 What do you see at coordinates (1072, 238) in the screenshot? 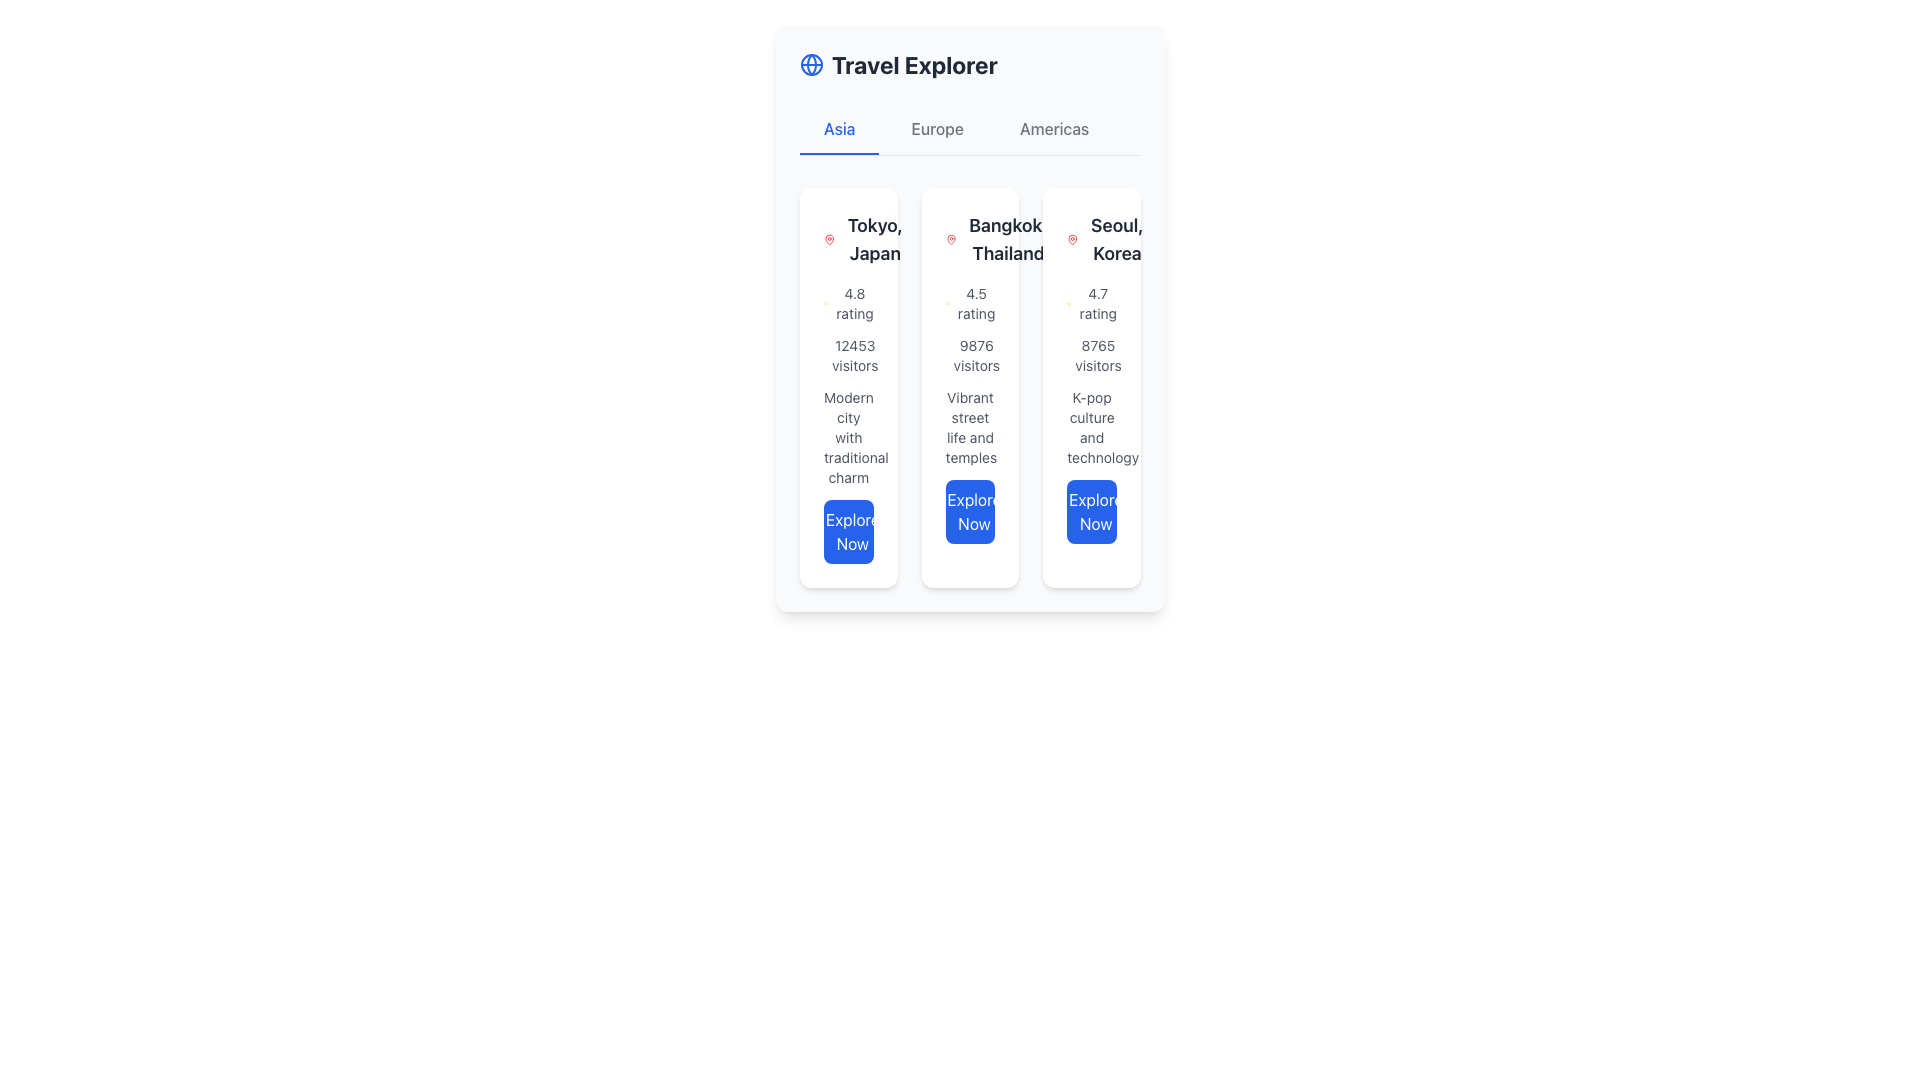
I see `the icon located in the upper-left portion of the 'Seoul, Korea' card, adjacent to the descriptive text of the city name, serving as a geographical indicator` at bounding box center [1072, 238].